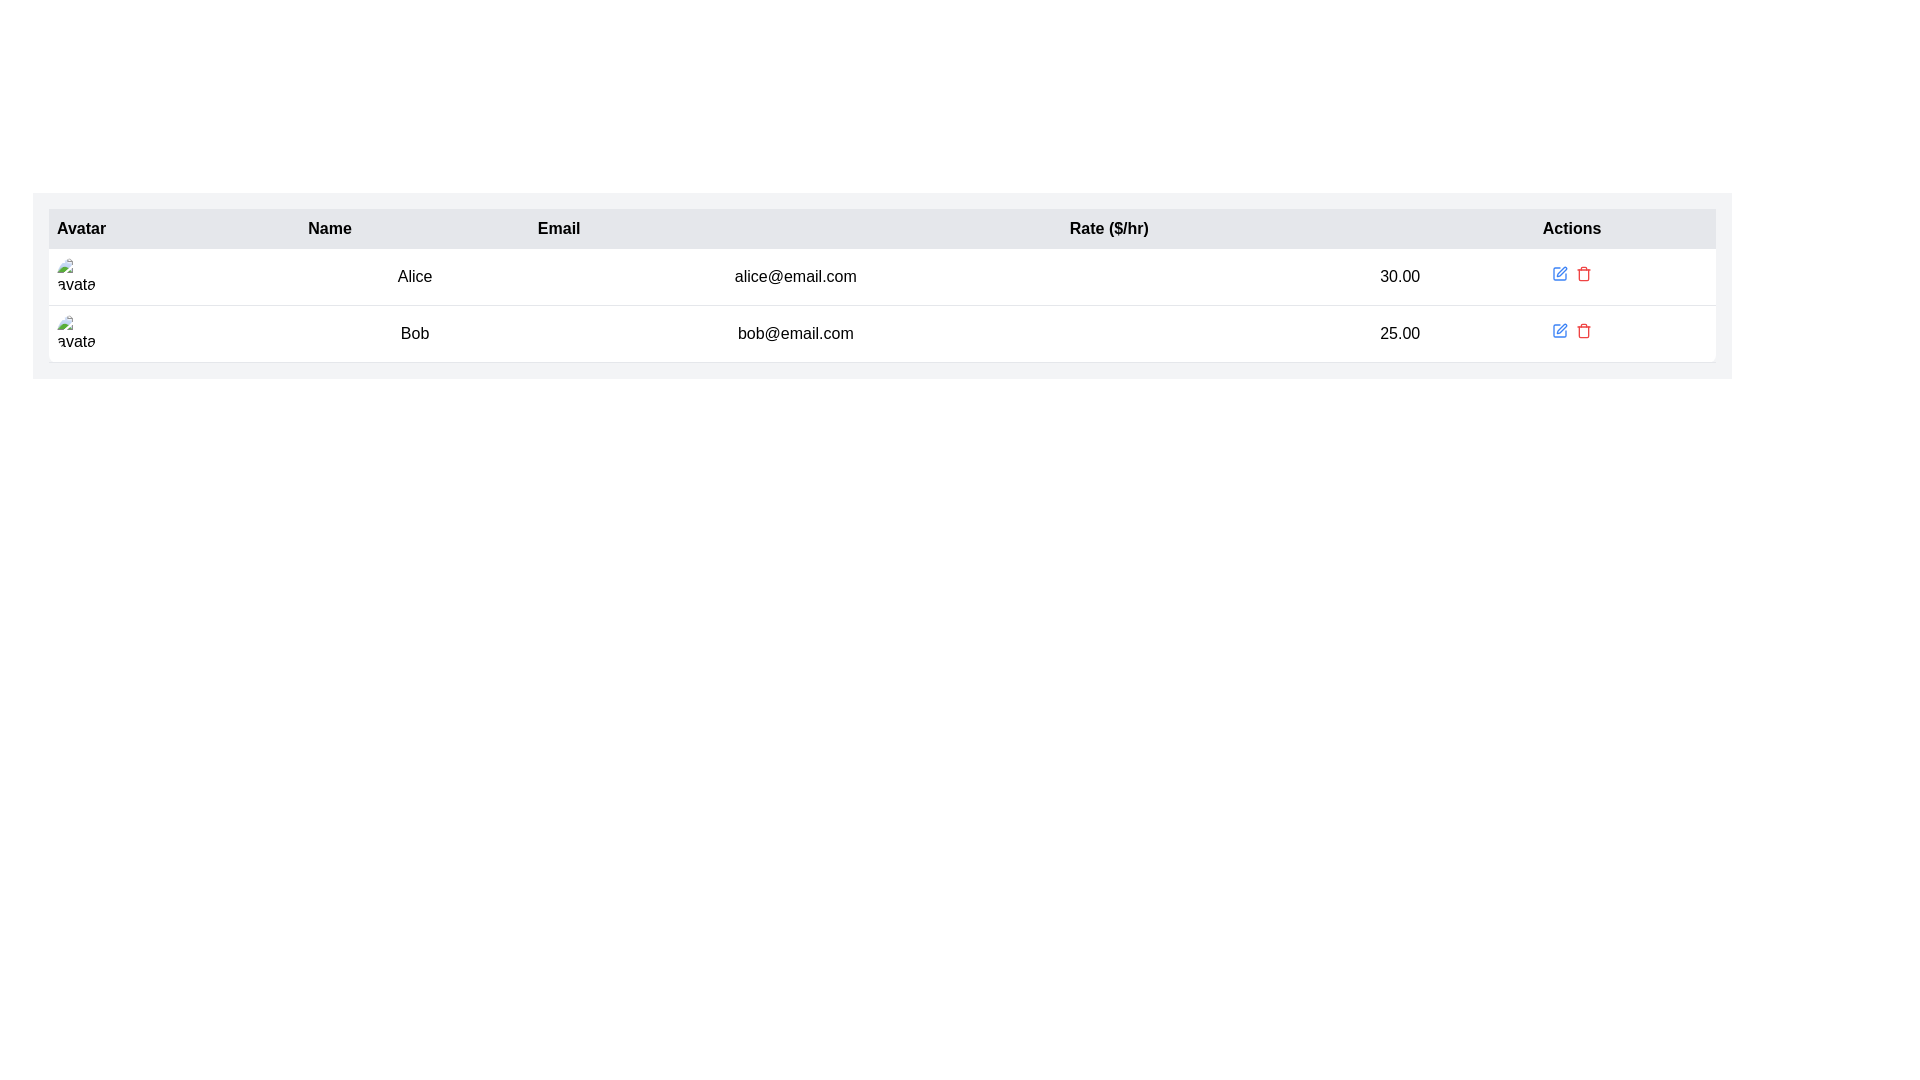 Image resolution: width=1920 pixels, height=1080 pixels. Describe the element at coordinates (1559, 330) in the screenshot. I see `the small blue pencil icon in the Actions column of the second row of the table` at that location.